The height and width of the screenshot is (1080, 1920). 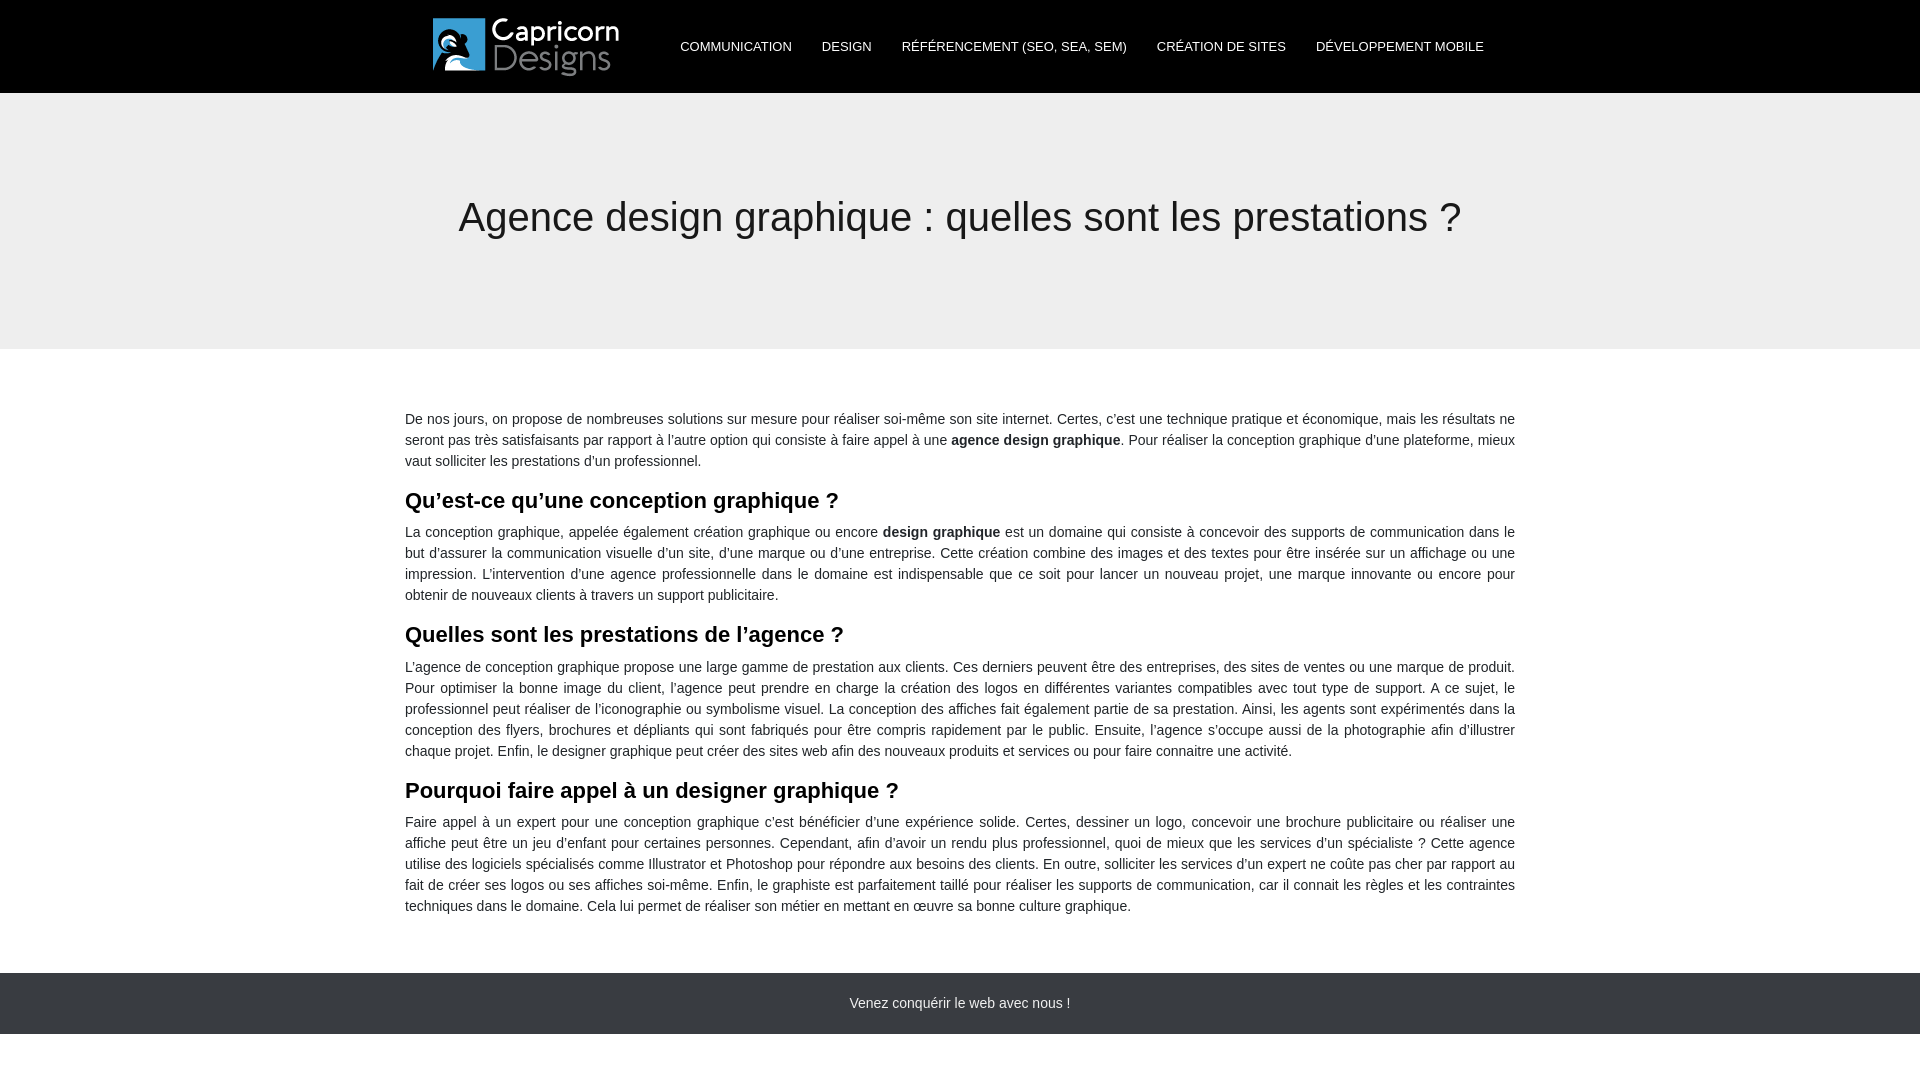 What do you see at coordinates (846, 45) in the screenshot?
I see `'DESIGN'` at bounding box center [846, 45].